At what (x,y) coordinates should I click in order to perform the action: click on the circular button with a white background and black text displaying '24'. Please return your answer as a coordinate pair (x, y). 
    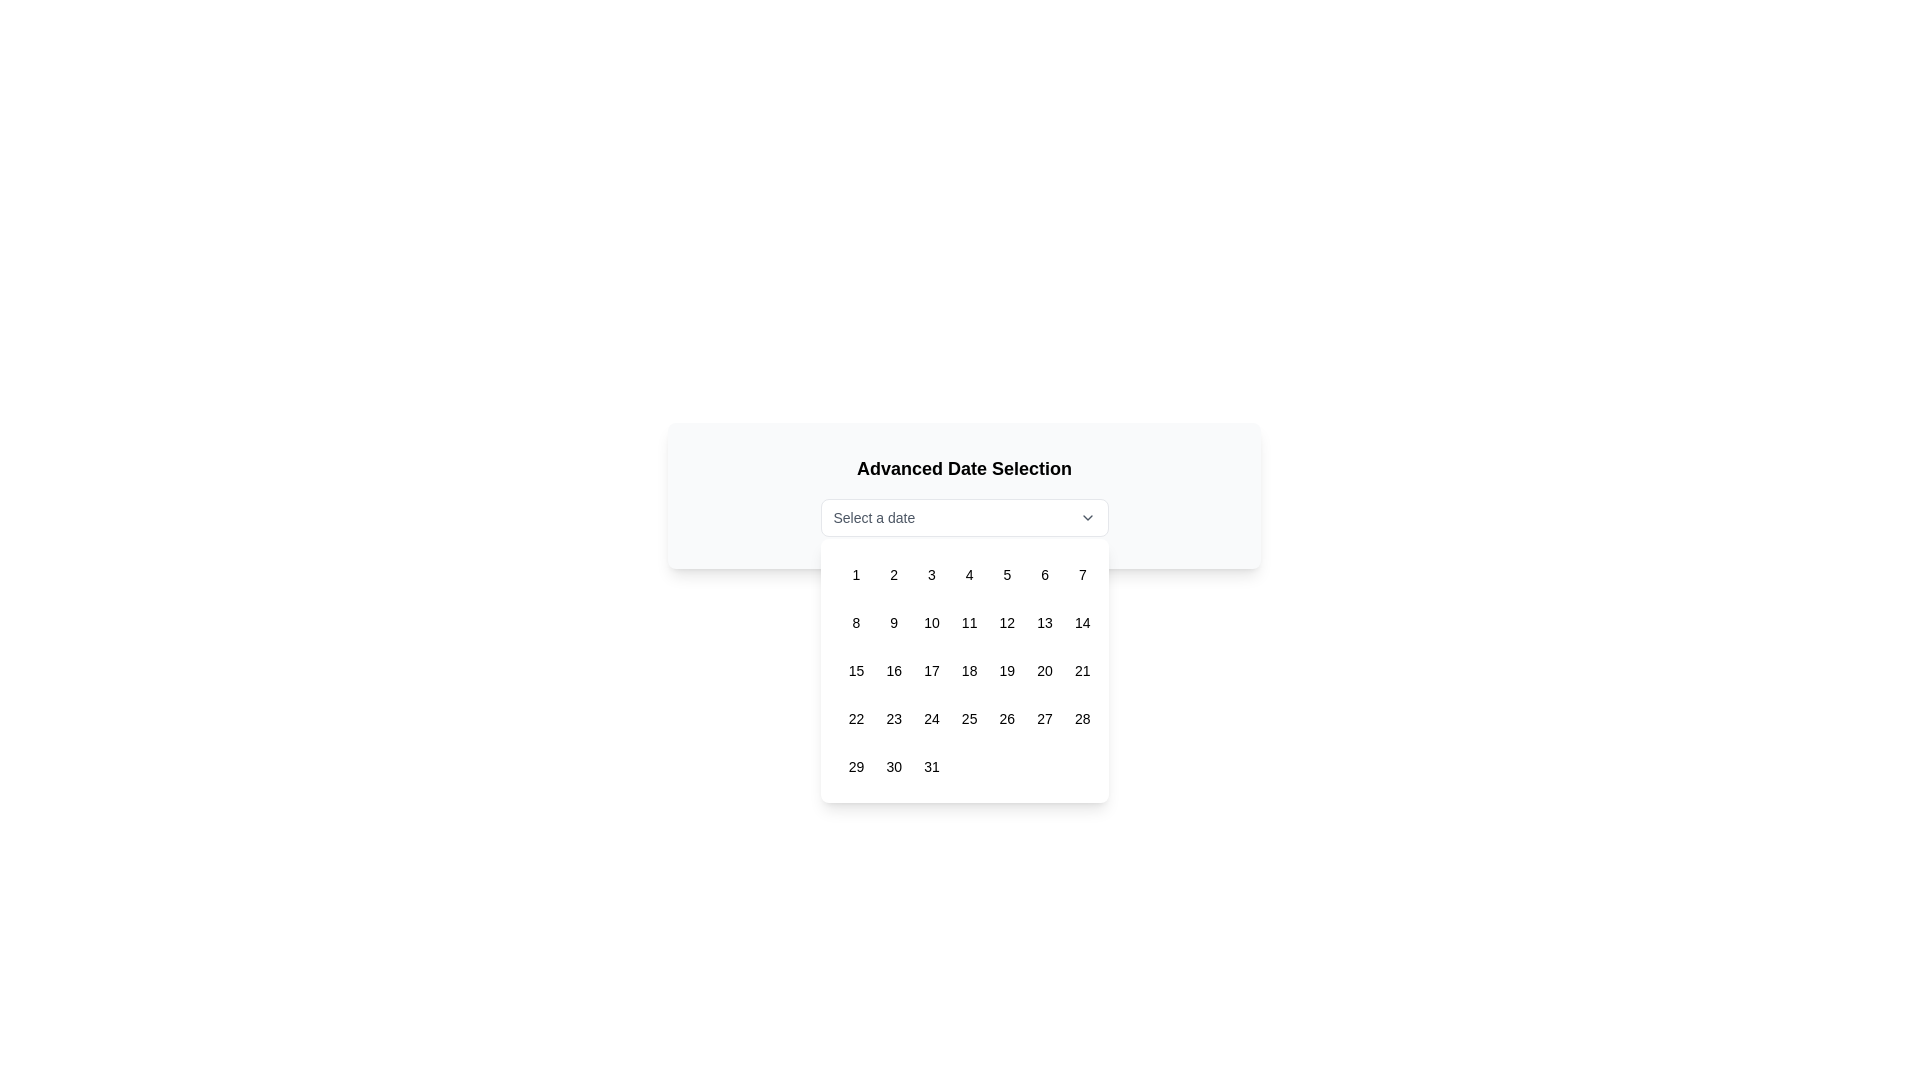
    Looking at the image, I should click on (930, 717).